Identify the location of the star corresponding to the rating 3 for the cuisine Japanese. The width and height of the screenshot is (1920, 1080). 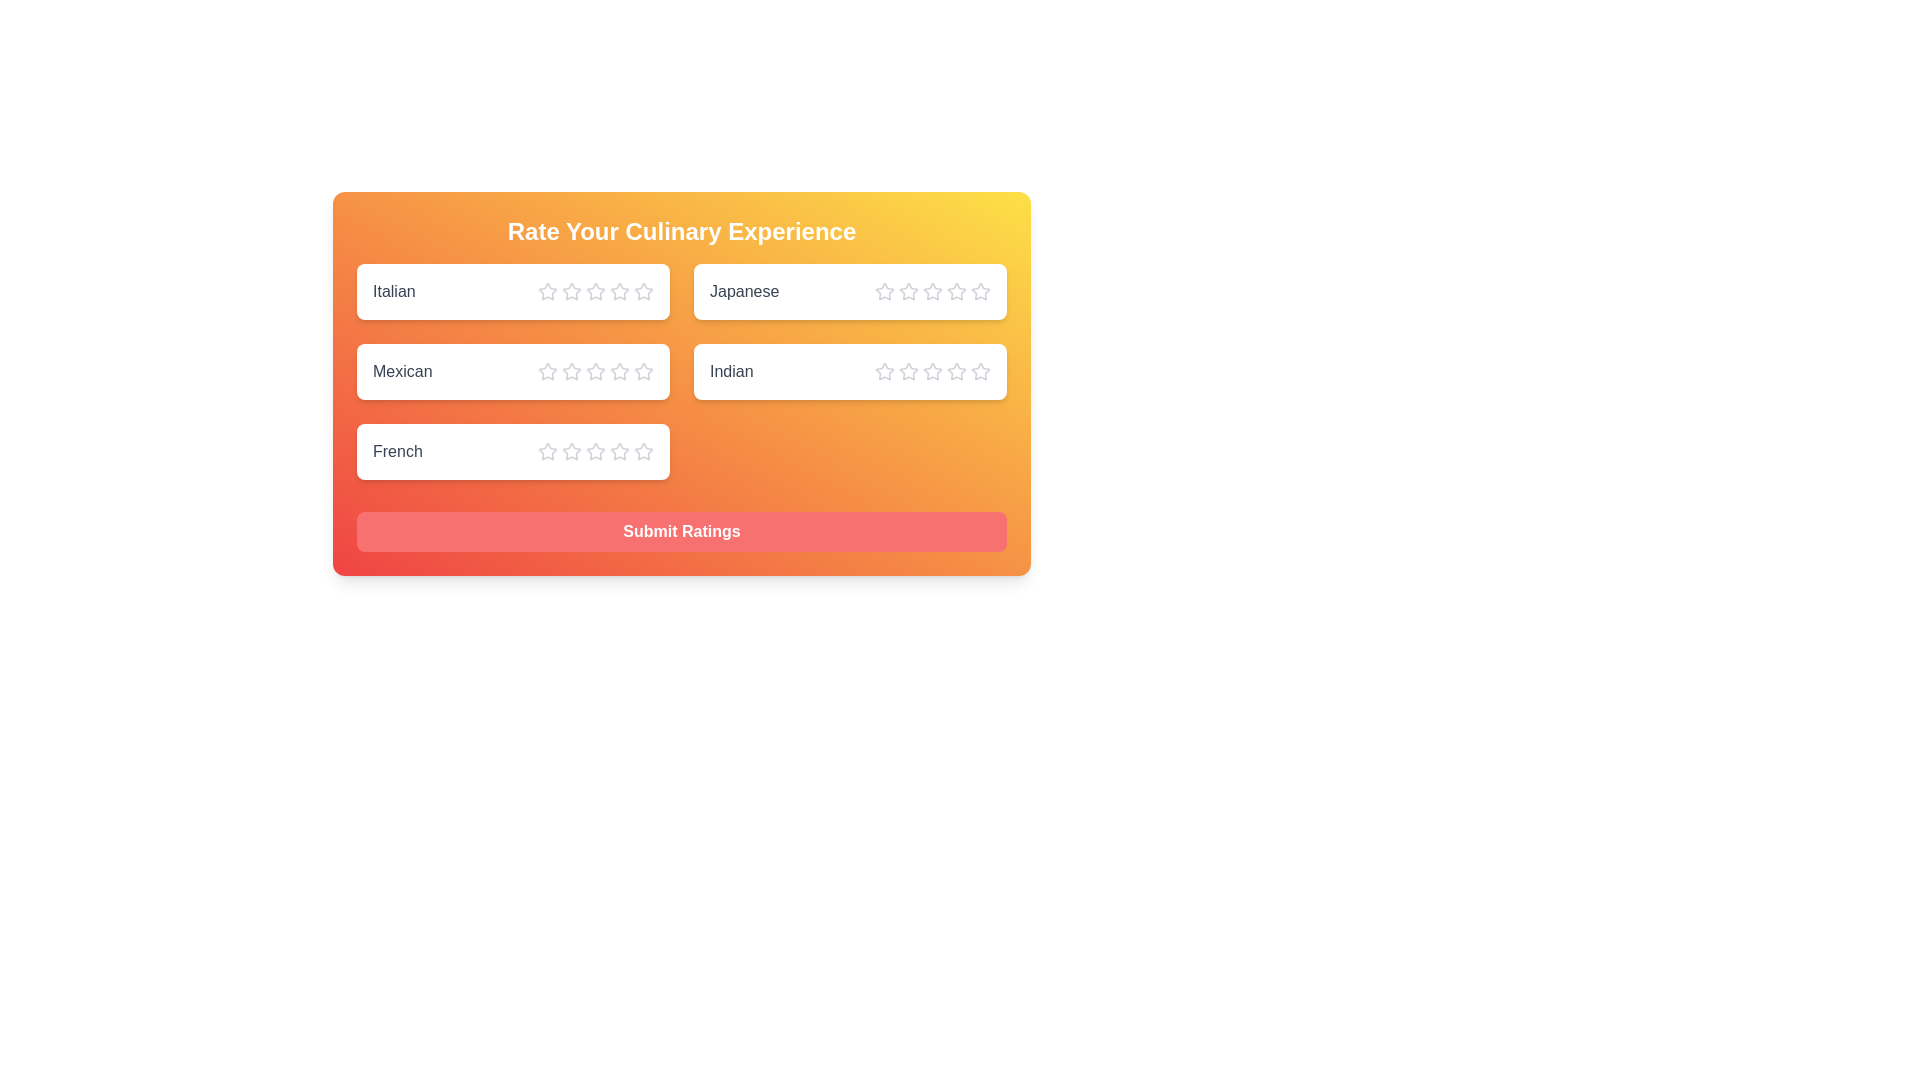
(931, 292).